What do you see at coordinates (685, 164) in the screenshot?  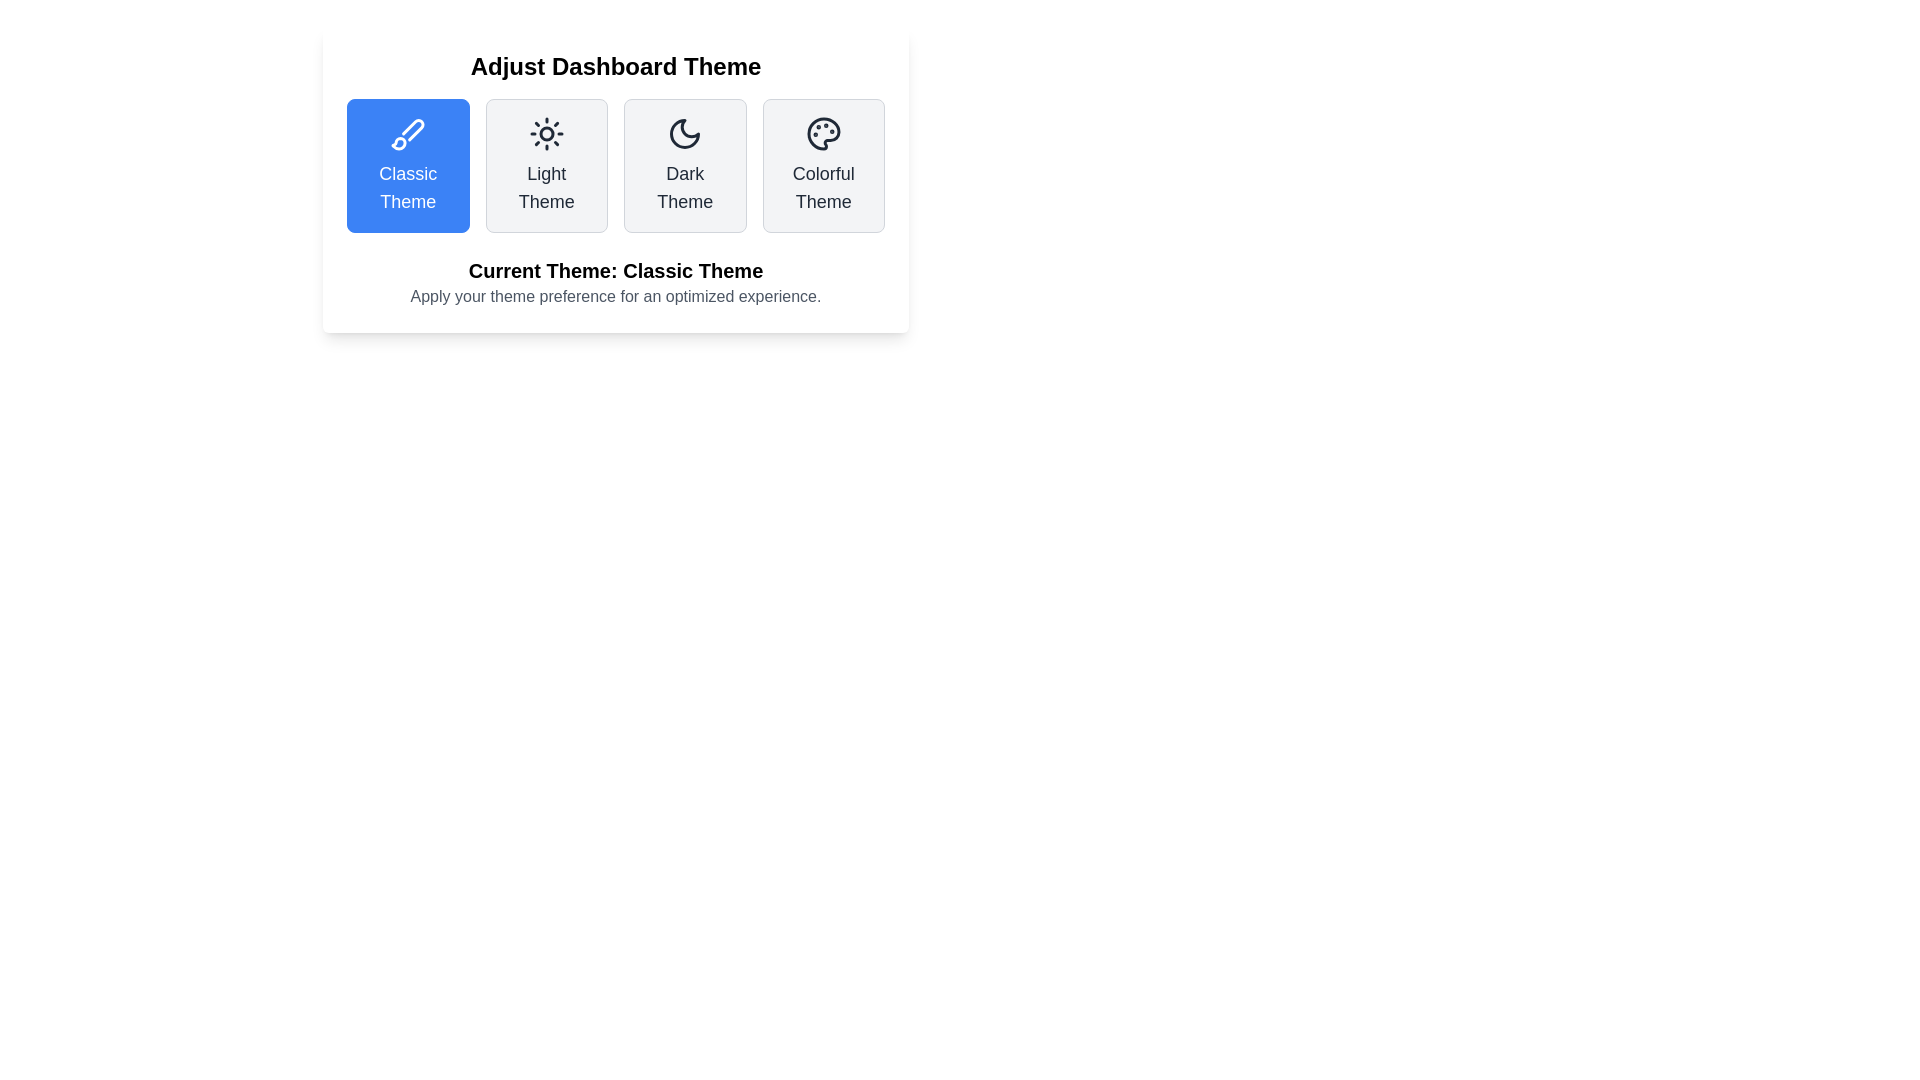 I see `the 'Dark Theme' button, which is a vertically-stacked rectangular button with a white background and a dark-gray crescent moon icon above bold text` at bounding box center [685, 164].